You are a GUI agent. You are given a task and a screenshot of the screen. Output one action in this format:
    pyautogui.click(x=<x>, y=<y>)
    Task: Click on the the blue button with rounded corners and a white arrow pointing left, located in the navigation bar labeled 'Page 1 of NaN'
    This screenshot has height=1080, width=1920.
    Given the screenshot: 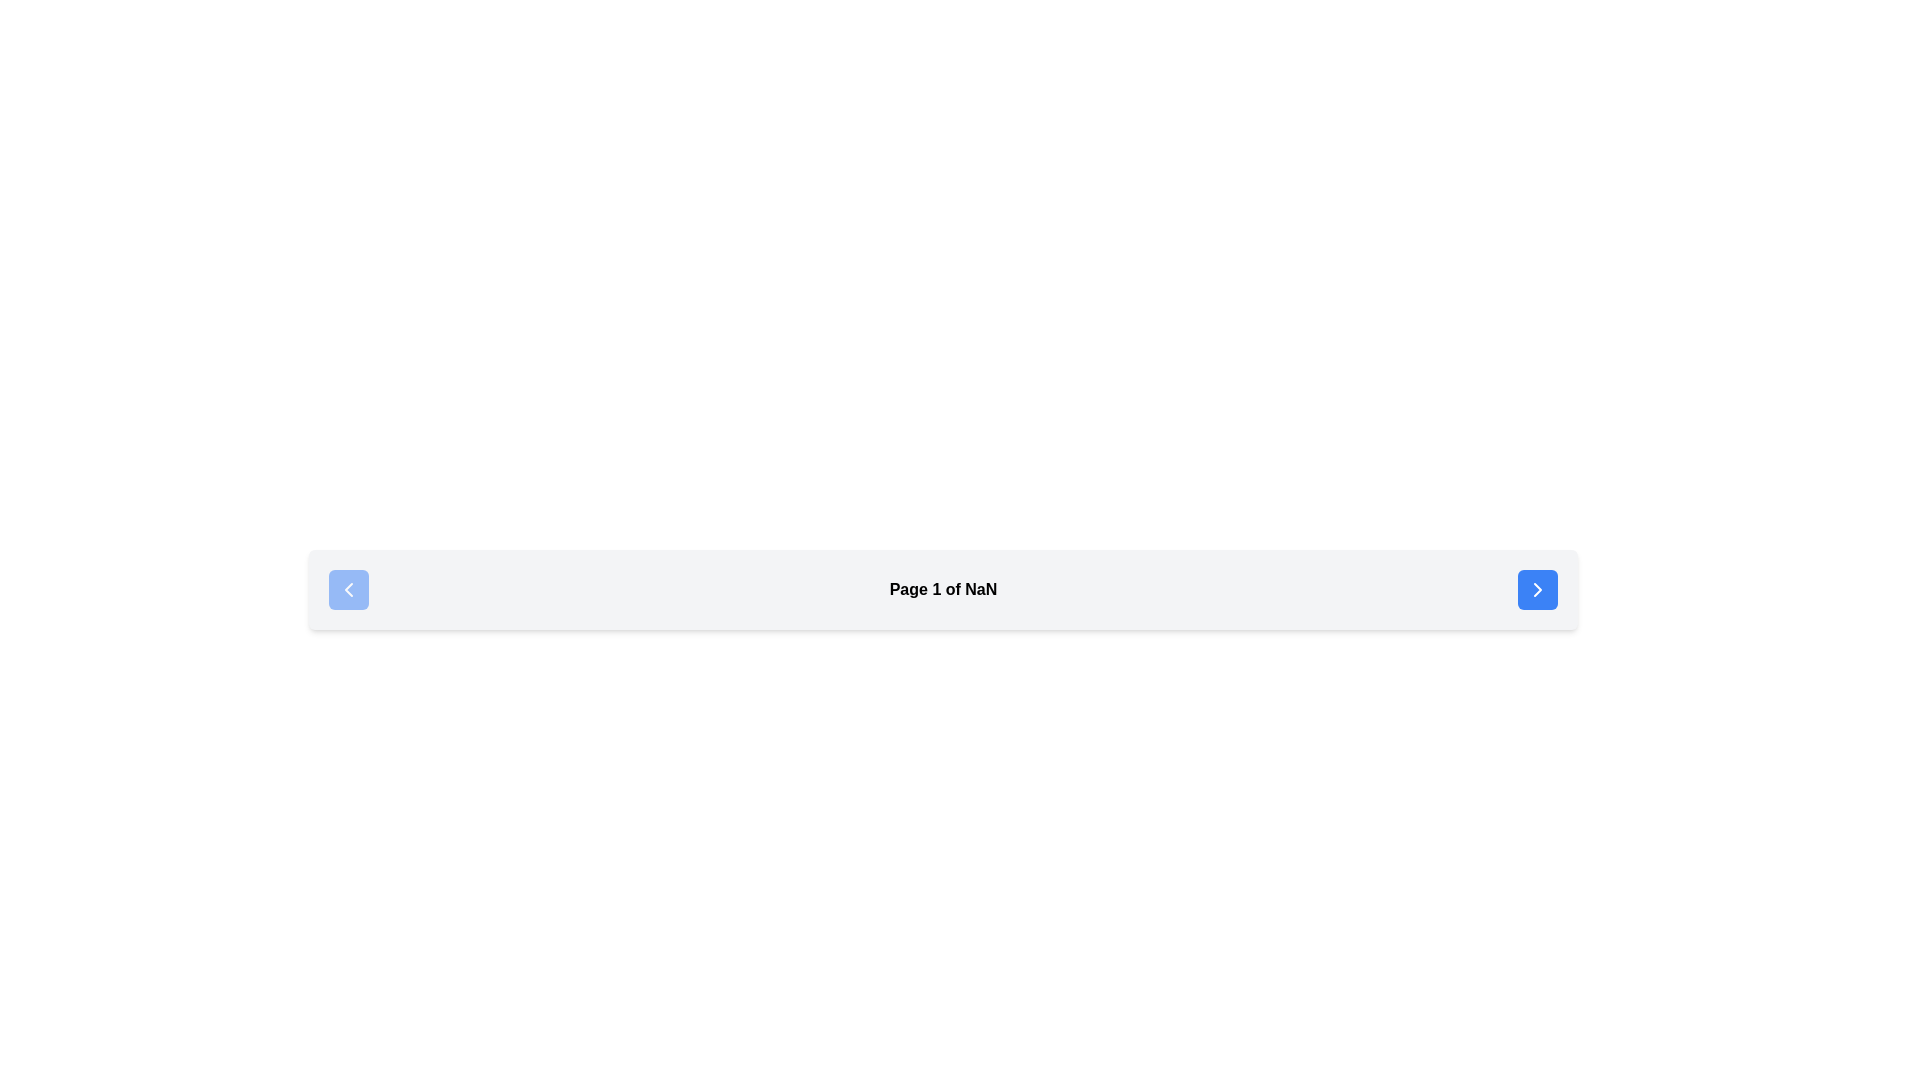 What is the action you would take?
    pyautogui.click(x=349, y=589)
    